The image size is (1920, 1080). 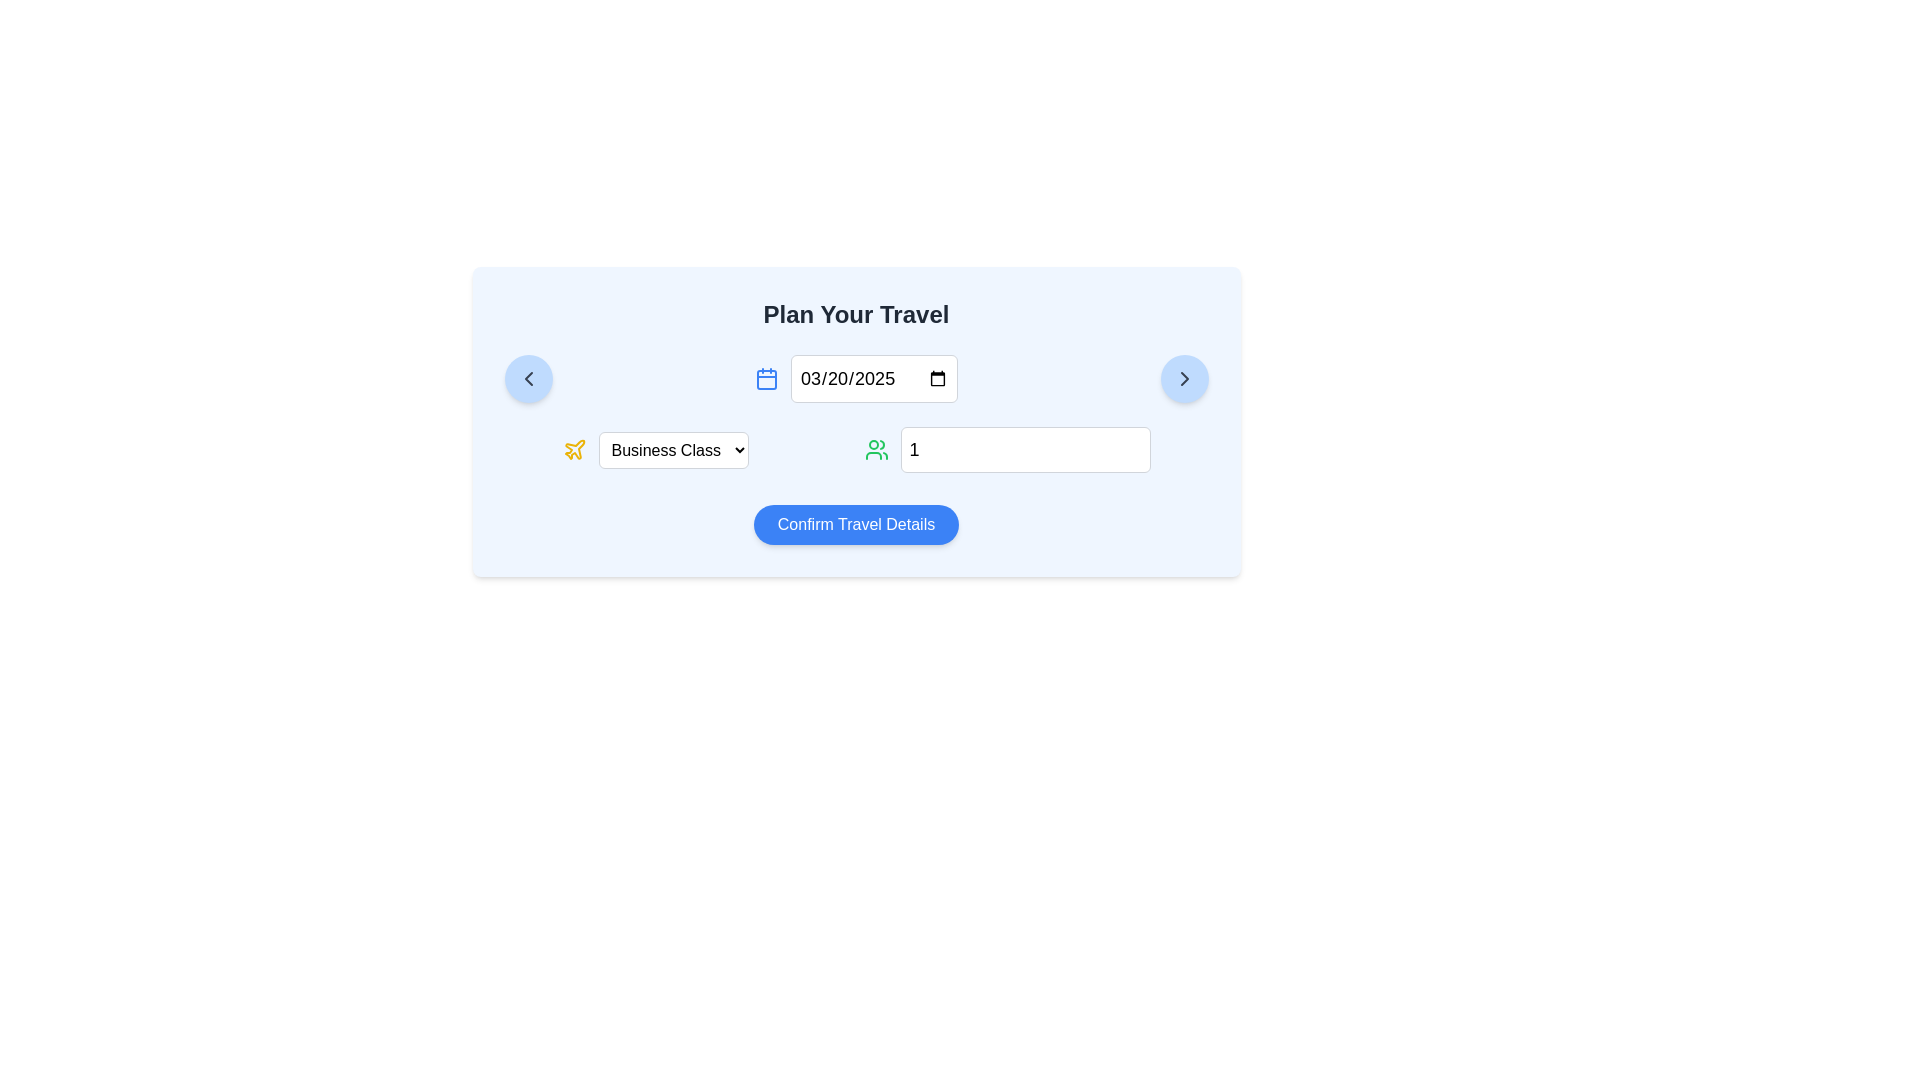 What do you see at coordinates (856, 378) in the screenshot?
I see `the Date Input element` at bounding box center [856, 378].